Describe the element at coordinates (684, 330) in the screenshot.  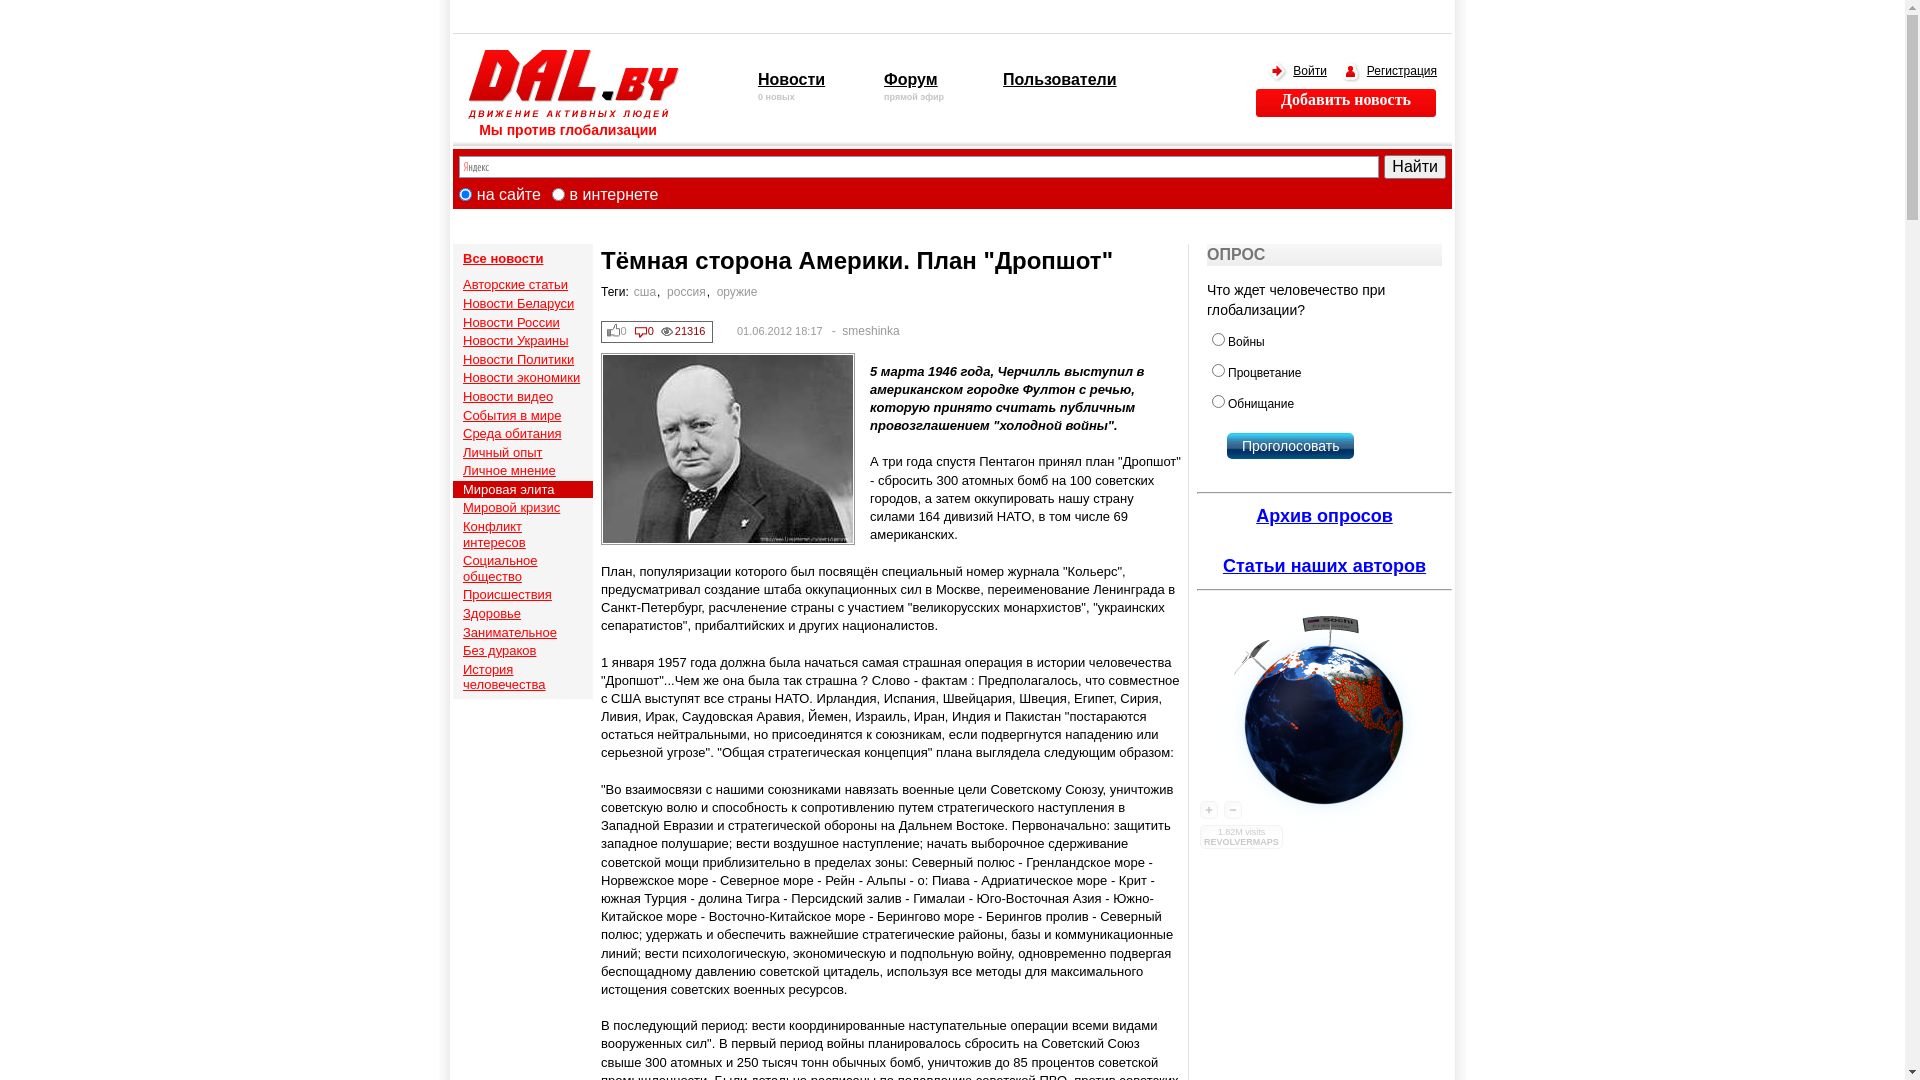
I see `'21316'` at that location.